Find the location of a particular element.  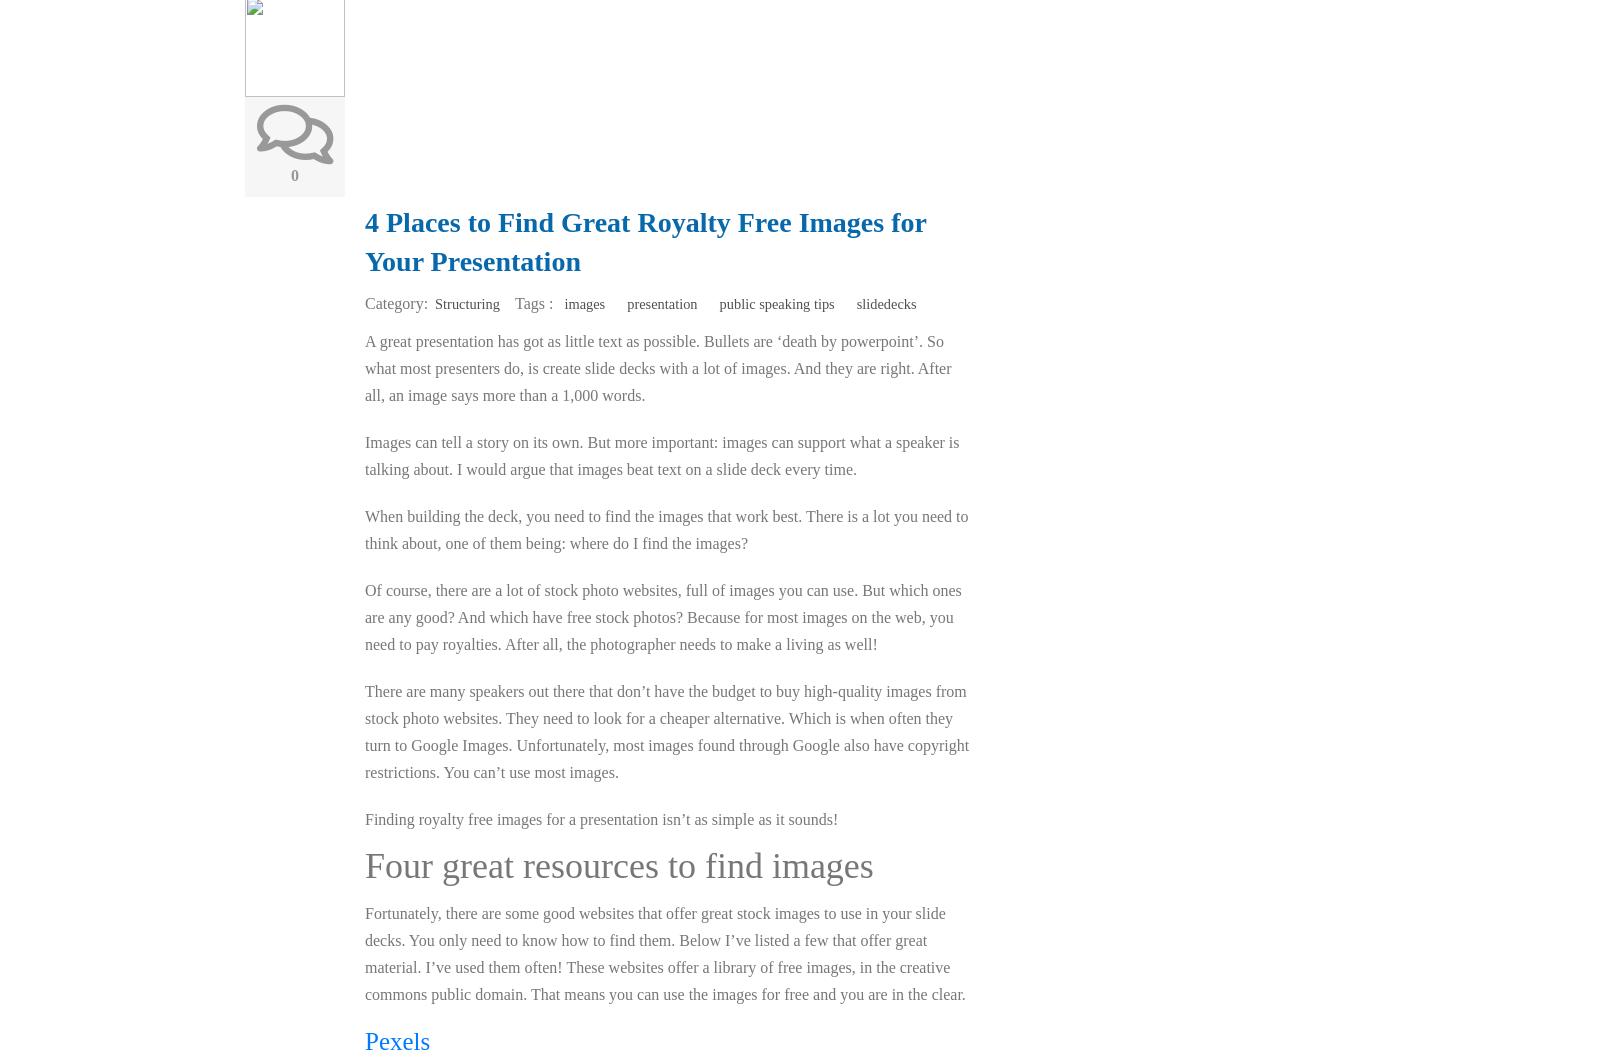

'A great presentation has got as little text as possible. Bullets are ‘death by powerpoint’. So what most presenters do, is create slide decks with a lot of images. And they are right. After all, an image says more than a 1,000 words.' is located at coordinates (658, 367).